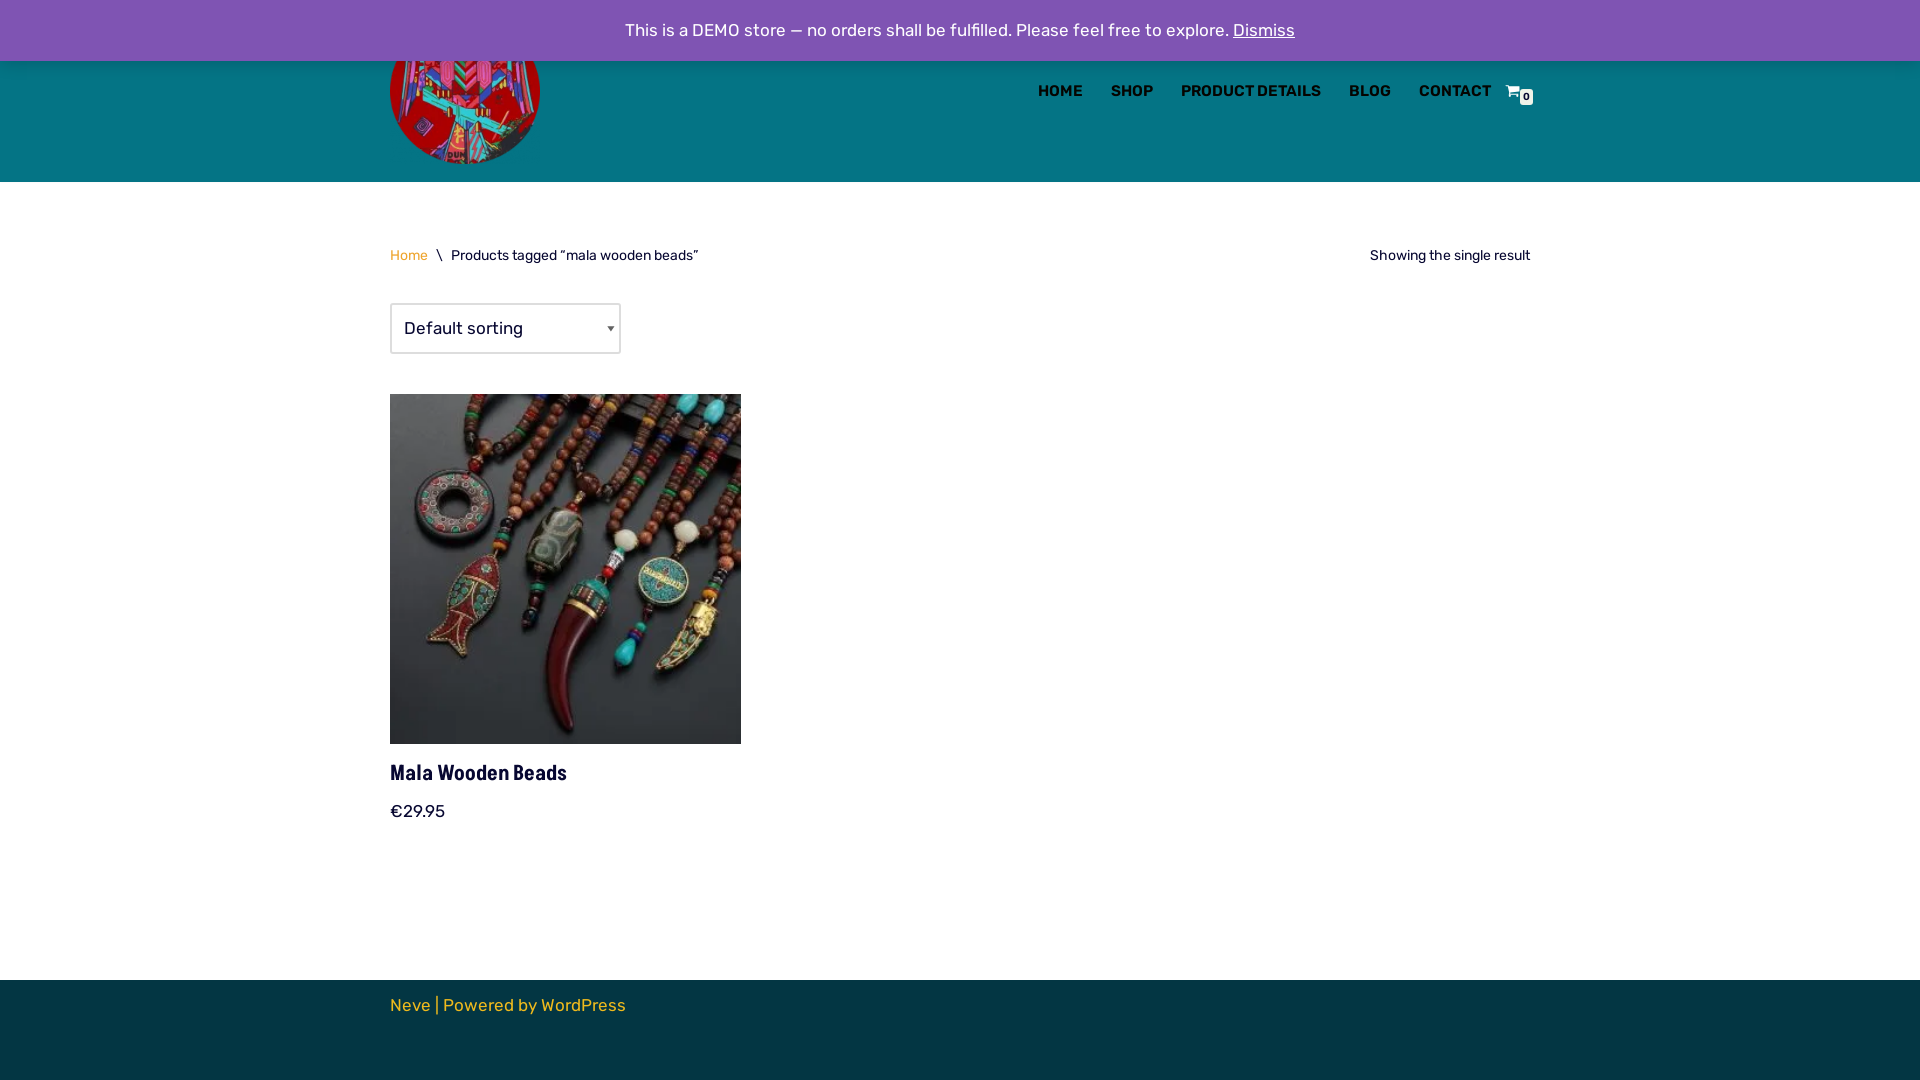 The image size is (1920, 1080). Describe the element at coordinates (582, 1005) in the screenshot. I see `'WordPress'` at that location.